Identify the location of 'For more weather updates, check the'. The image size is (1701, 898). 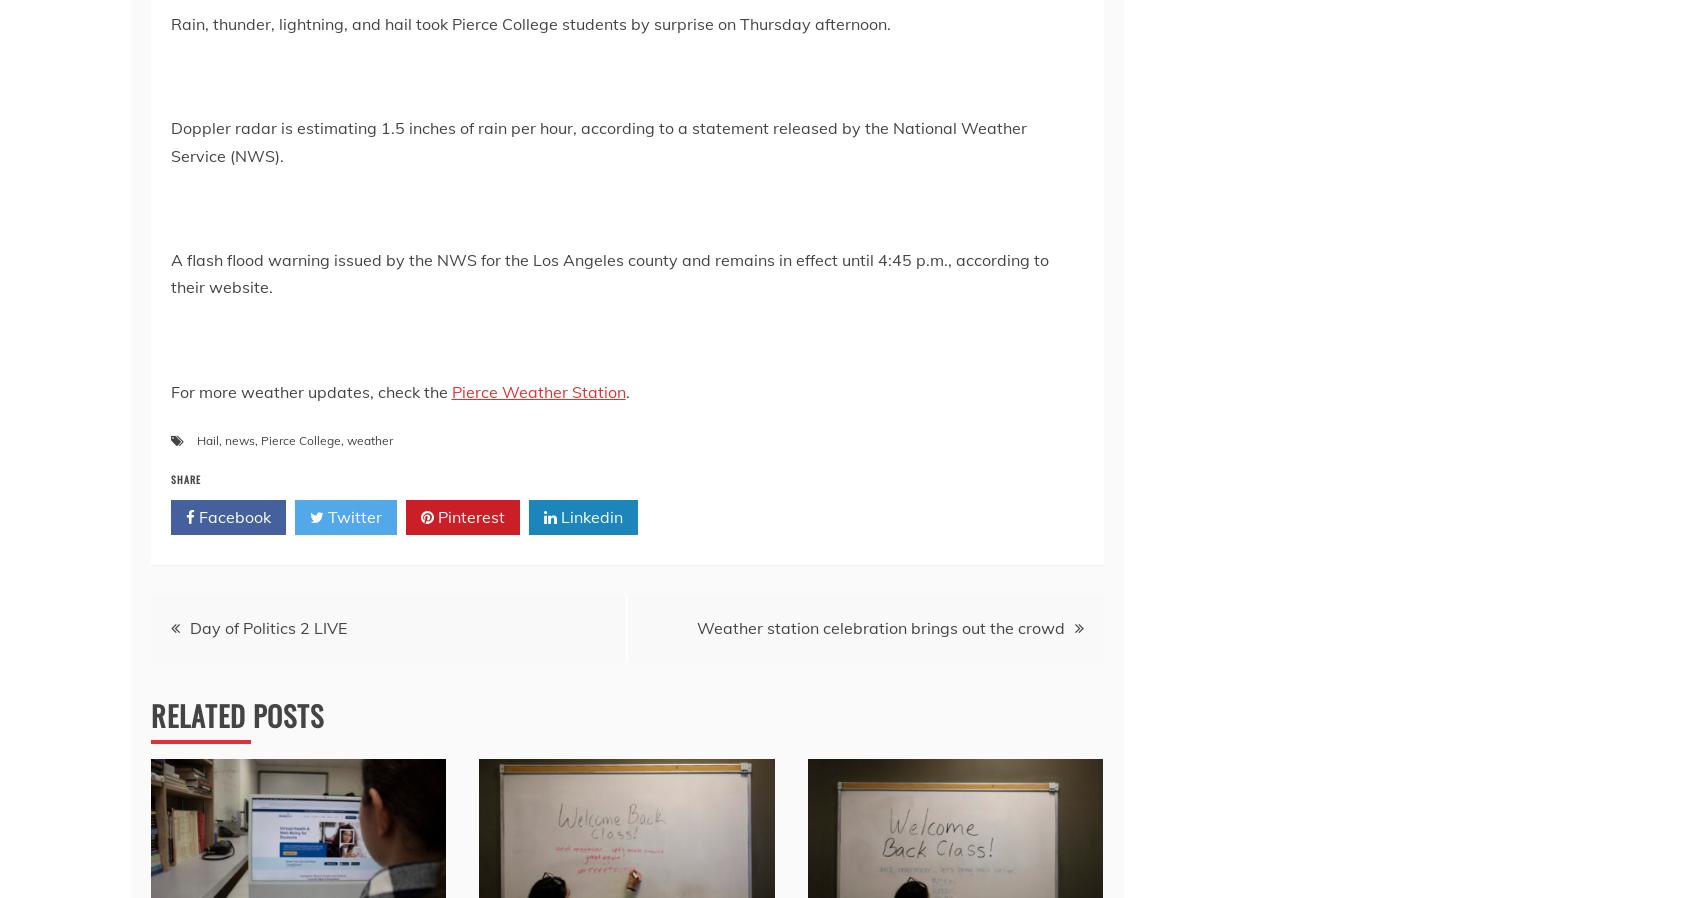
(310, 390).